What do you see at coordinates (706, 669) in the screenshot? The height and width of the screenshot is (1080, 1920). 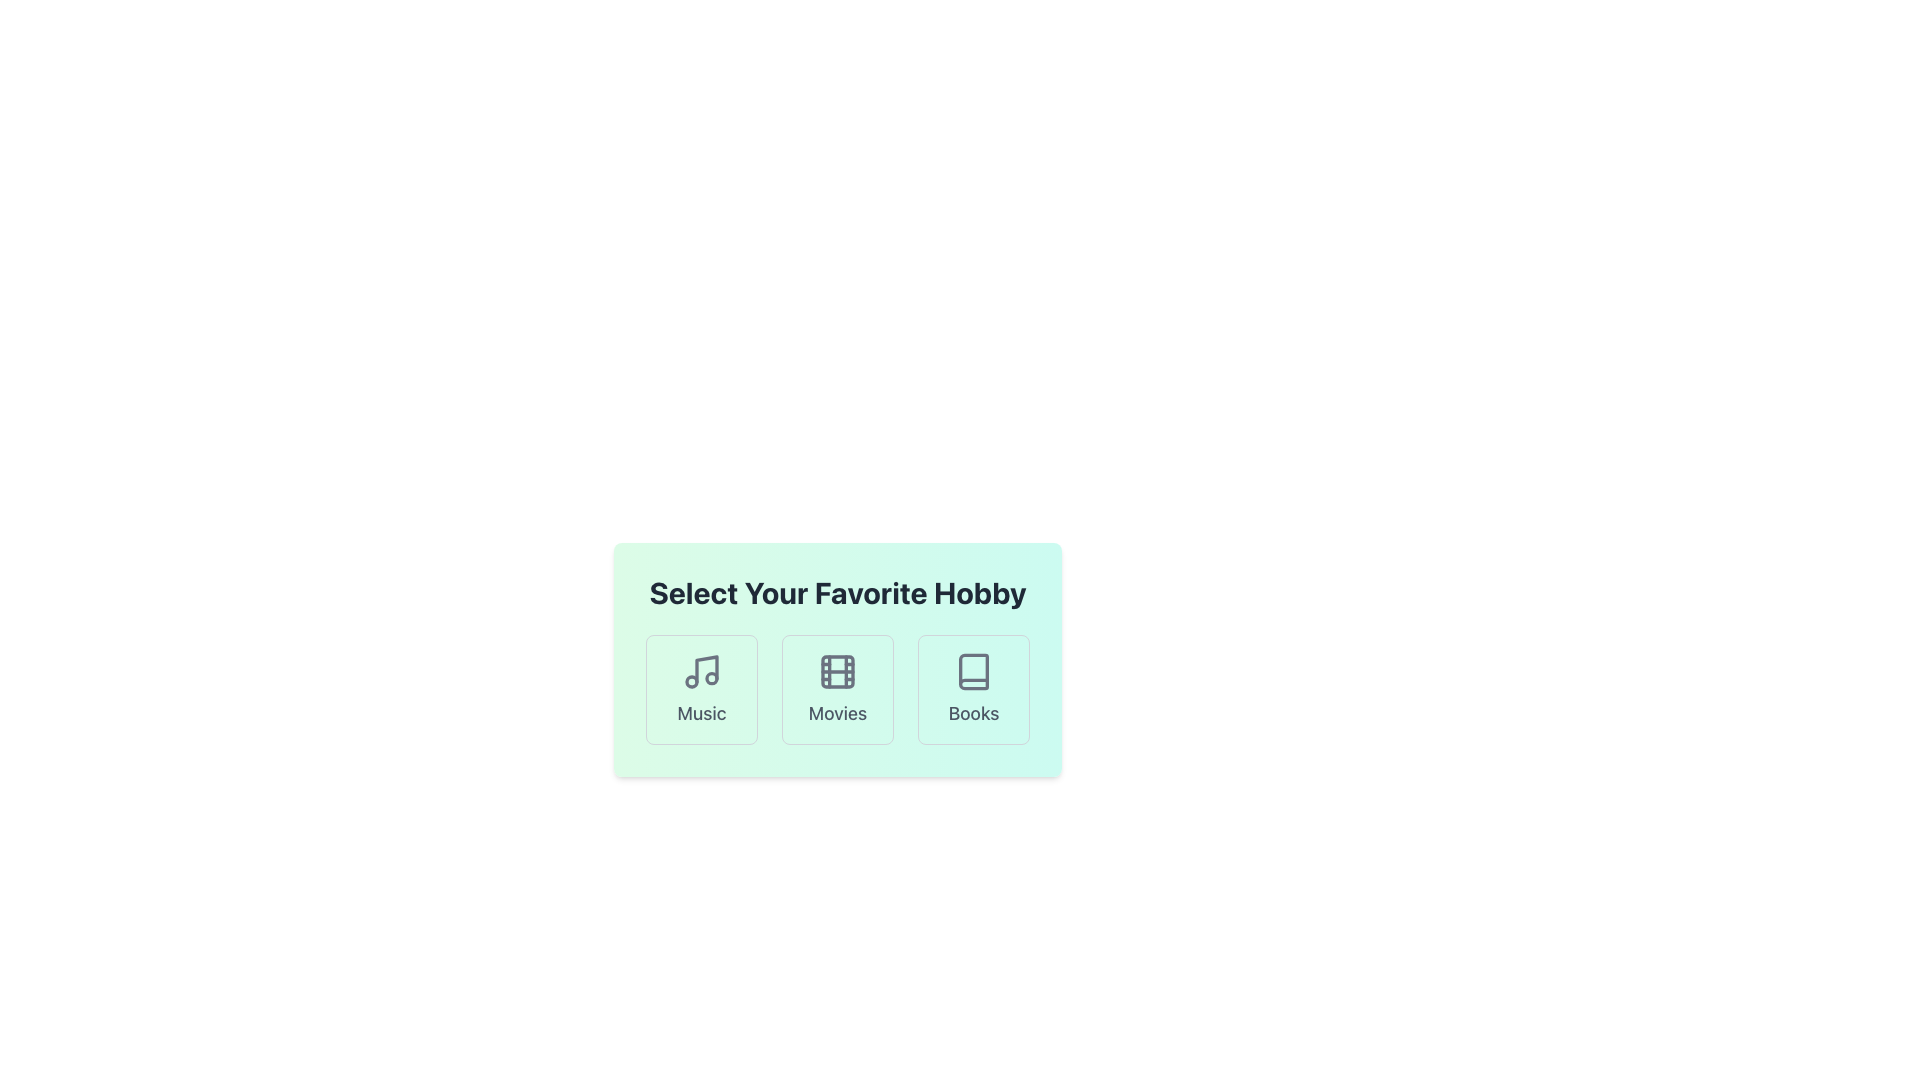 I see `the 'Music' icon, which visually represents the music button located in the first column of a three-column layout` at bounding box center [706, 669].